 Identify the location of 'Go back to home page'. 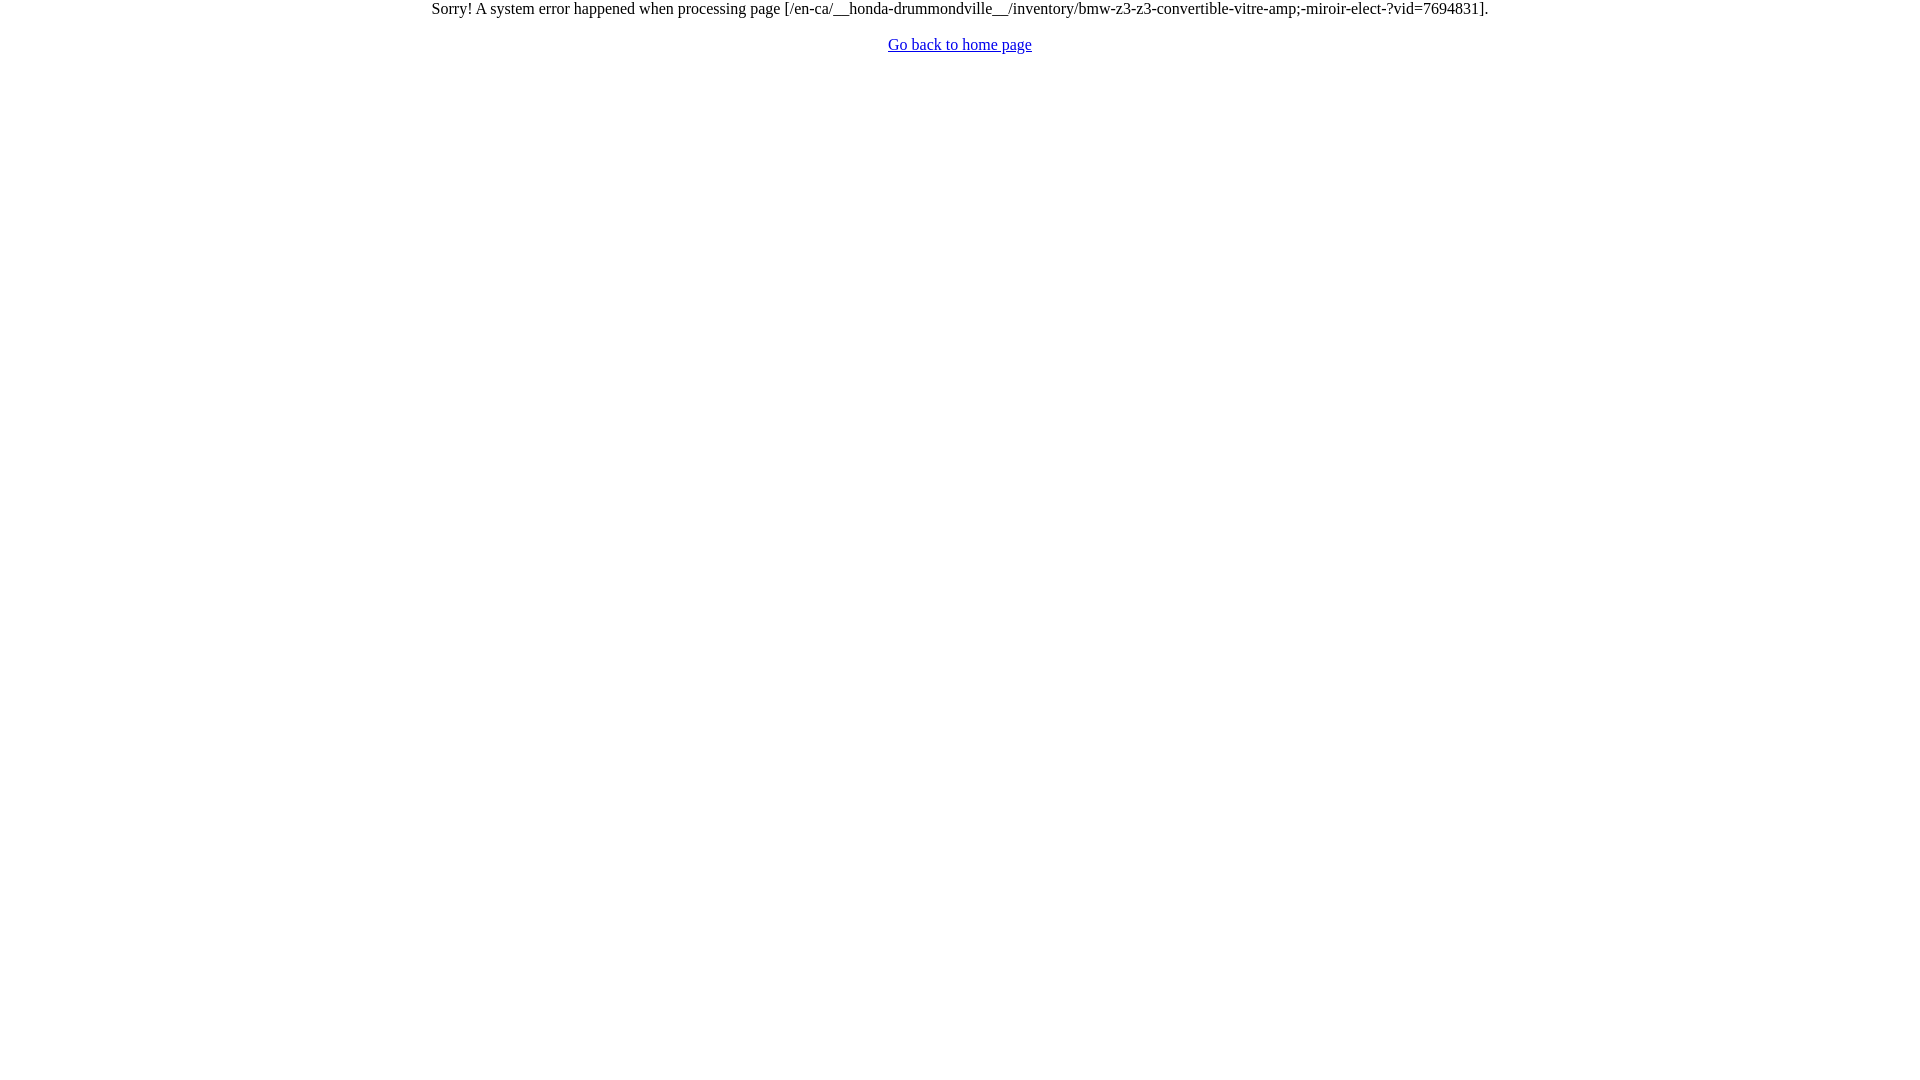
(960, 44).